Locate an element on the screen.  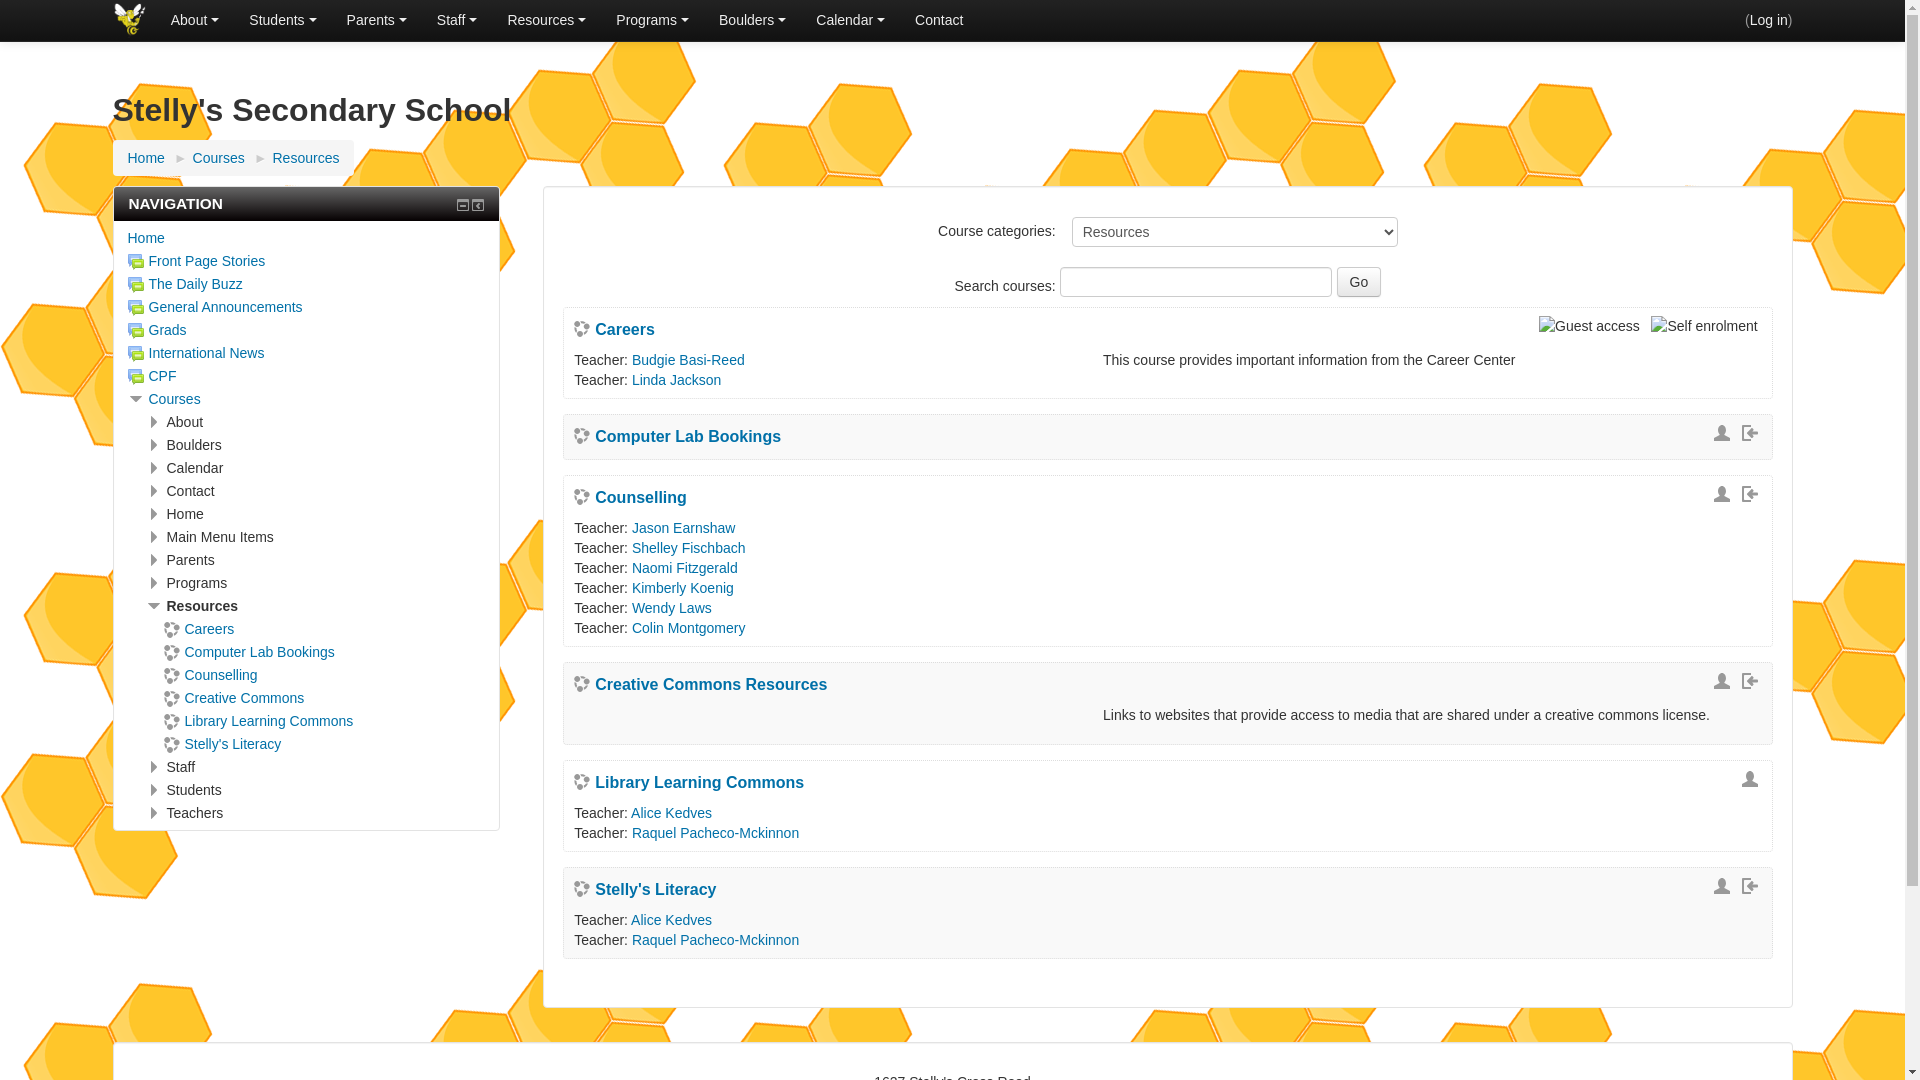
'Naomi Fitzgerald' is located at coordinates (685, 567).